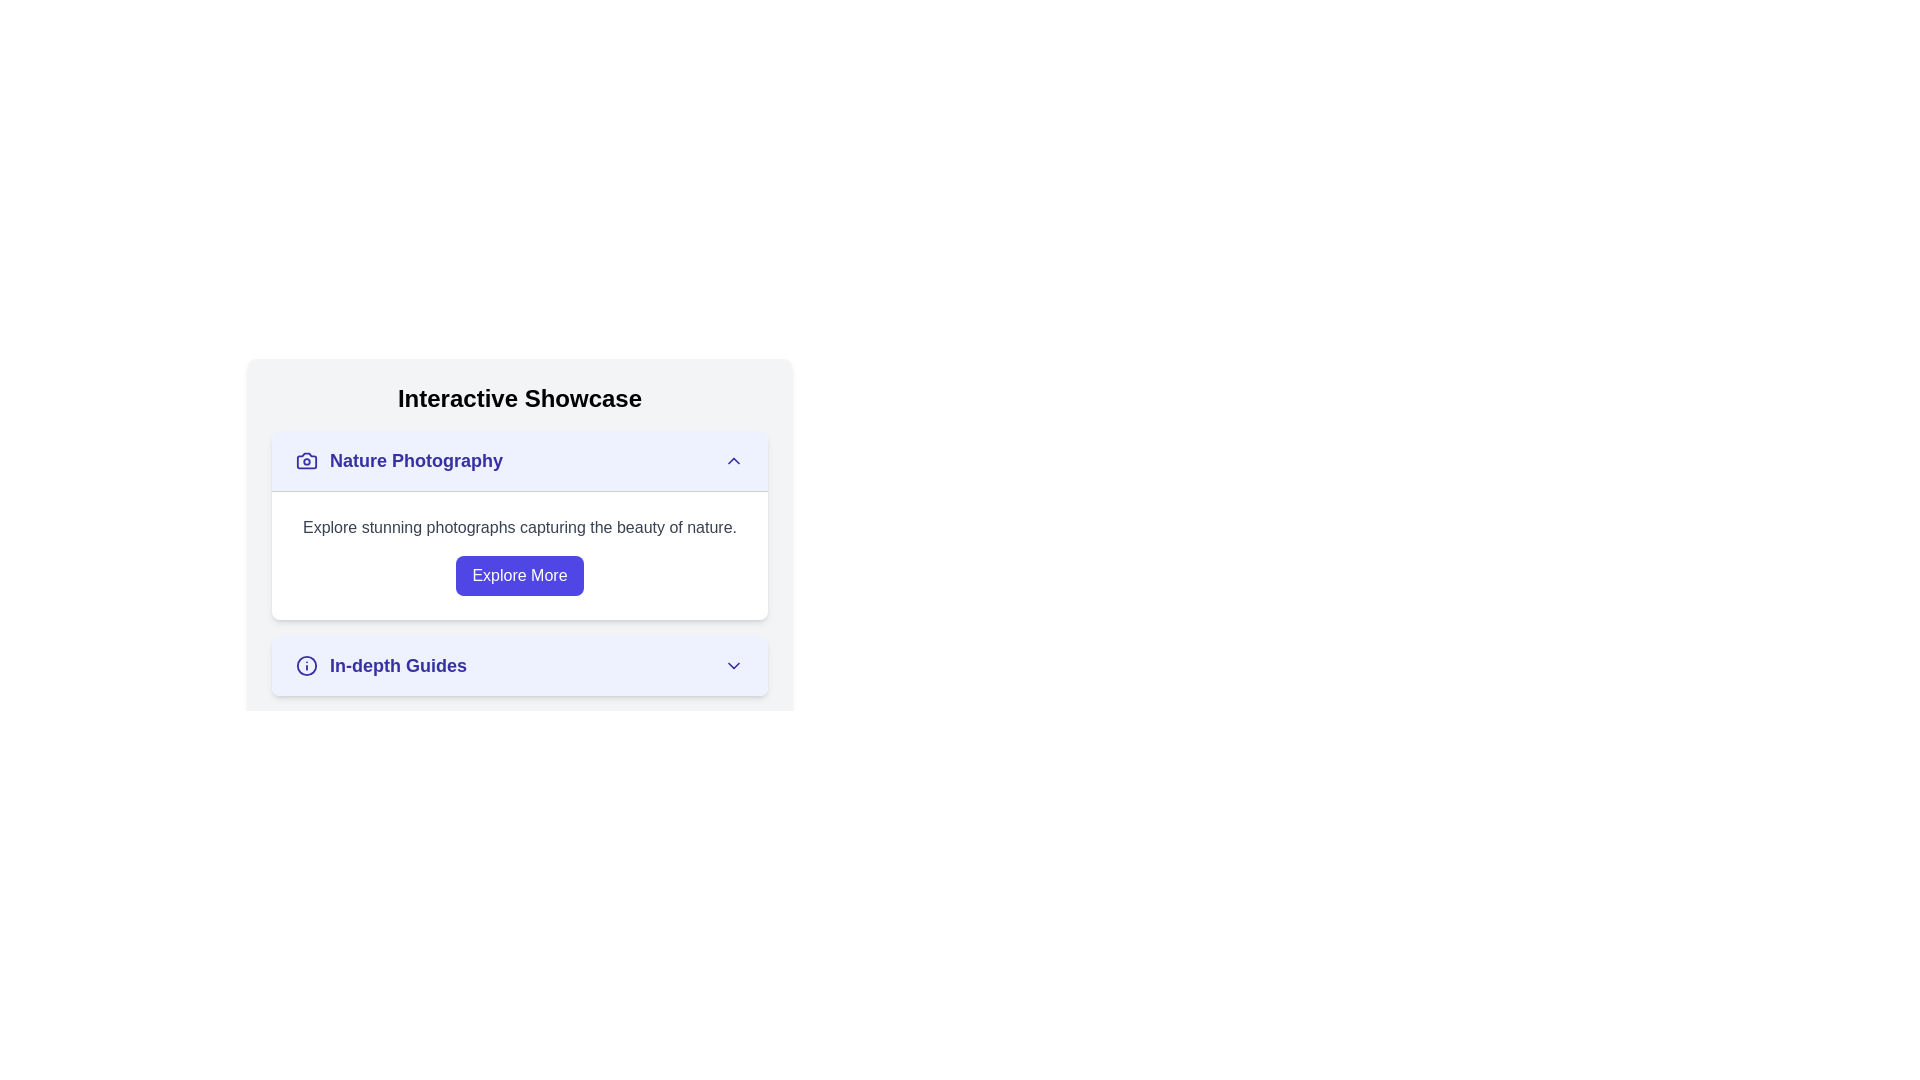  Describe the element at coordinates (519, 575) in the screenshot. I see `the 'Explore More' button` at that location.